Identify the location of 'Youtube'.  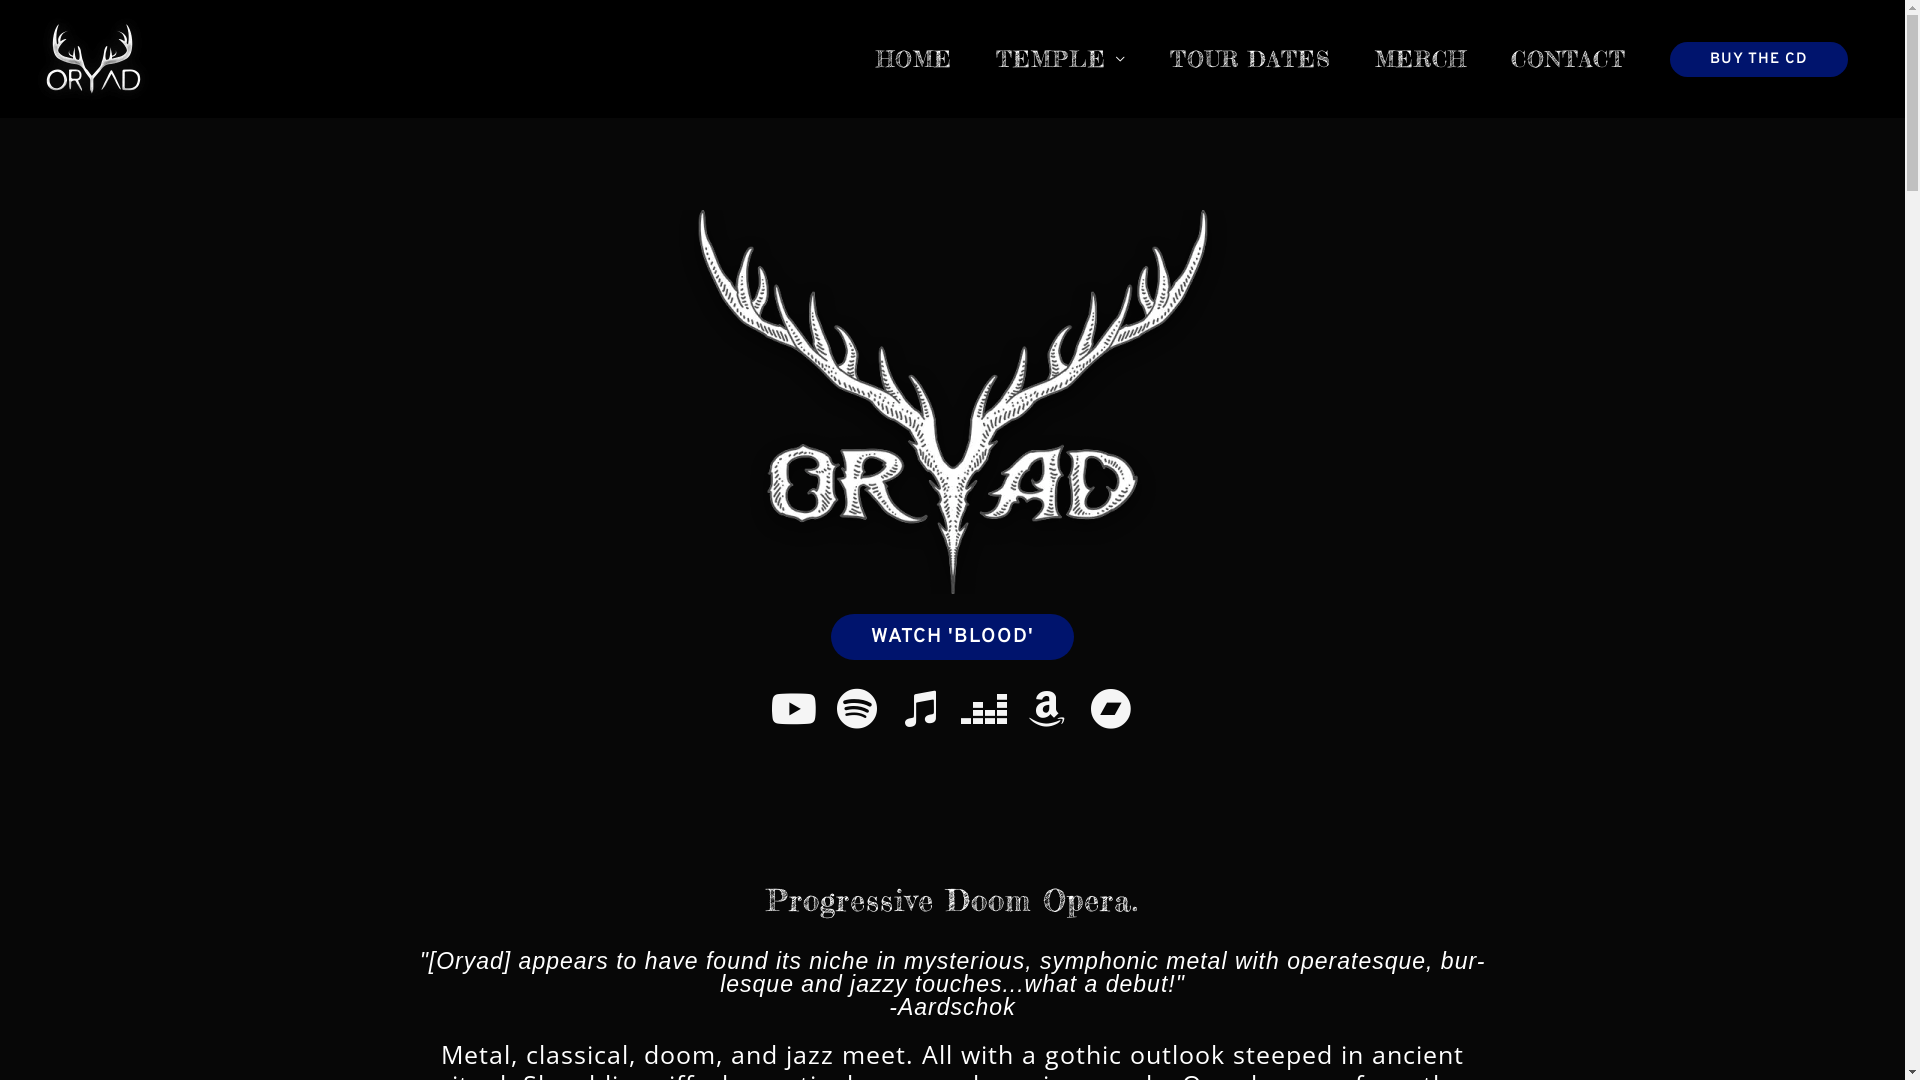
(792, 707).